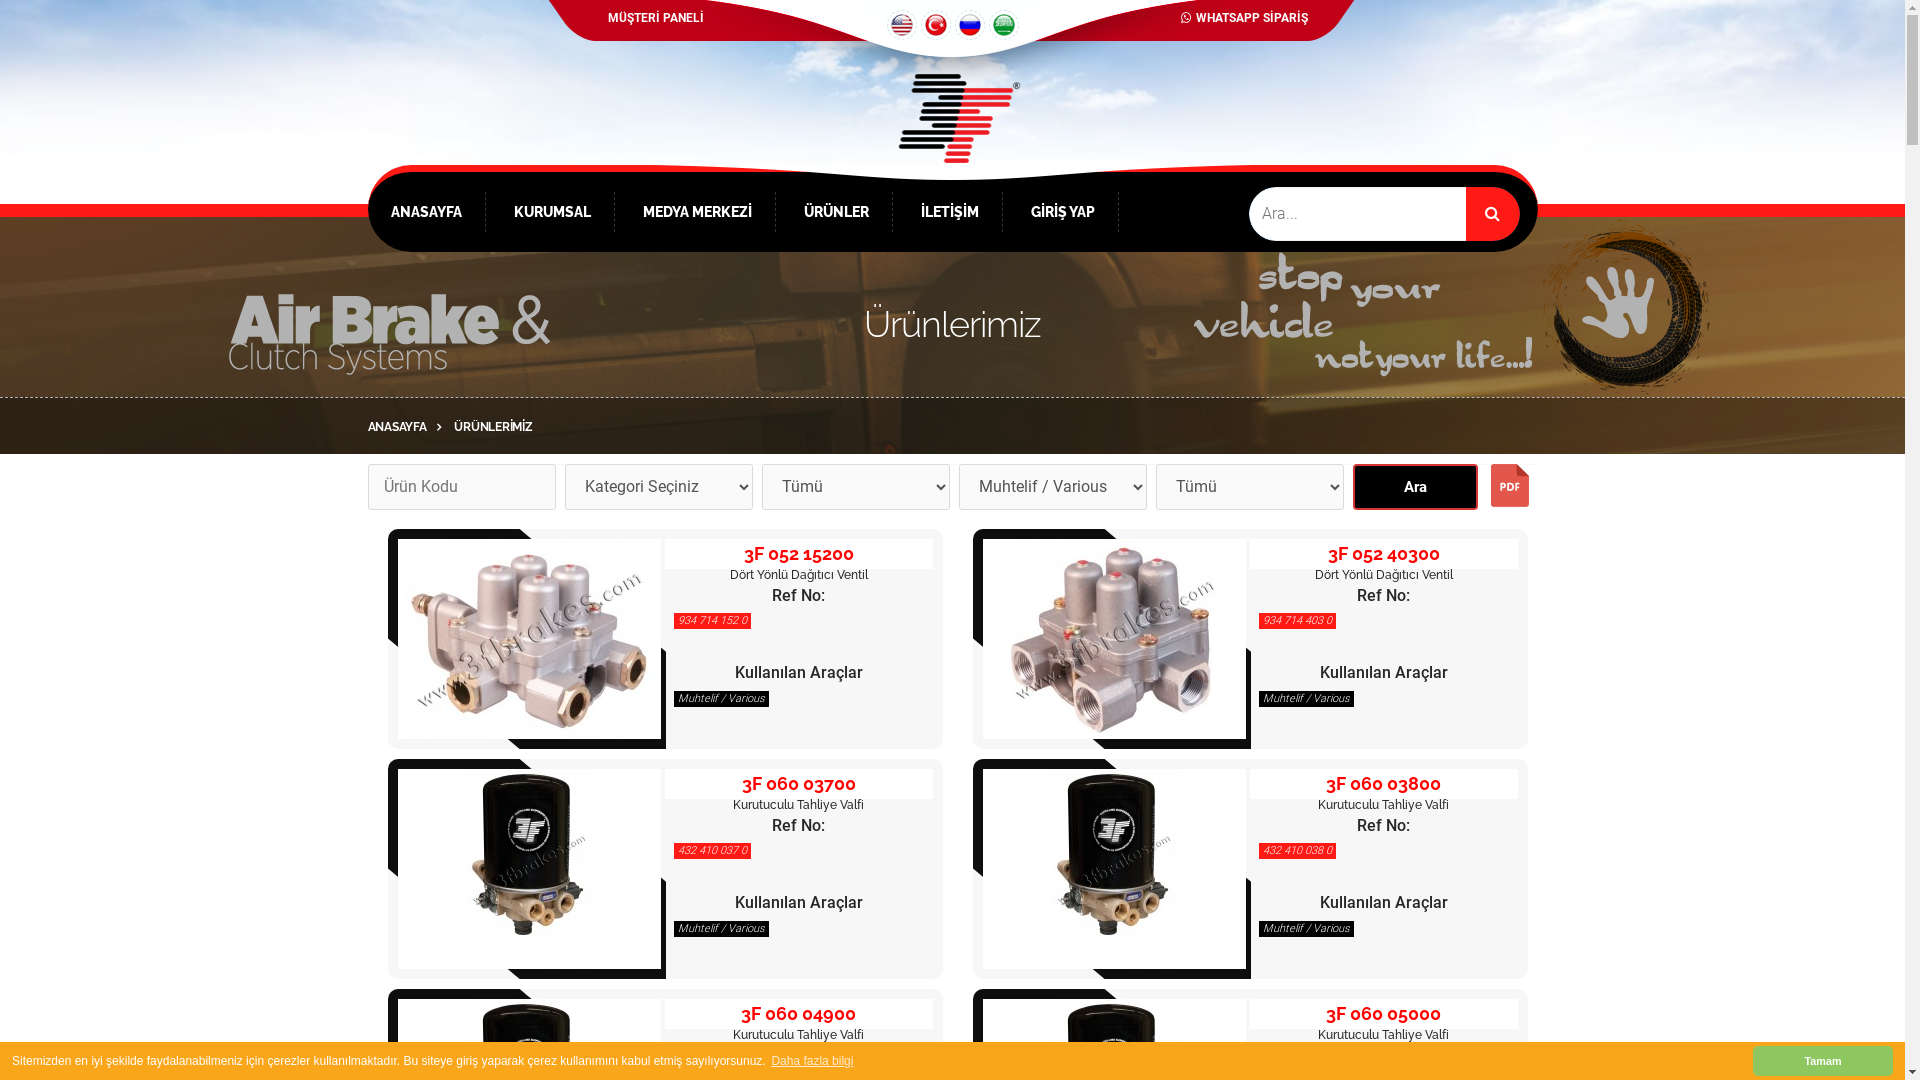 The width and height of the screenshot is (1920, 1080). I want to click on 'MEDYA MERKEZI', so click(696, 212).